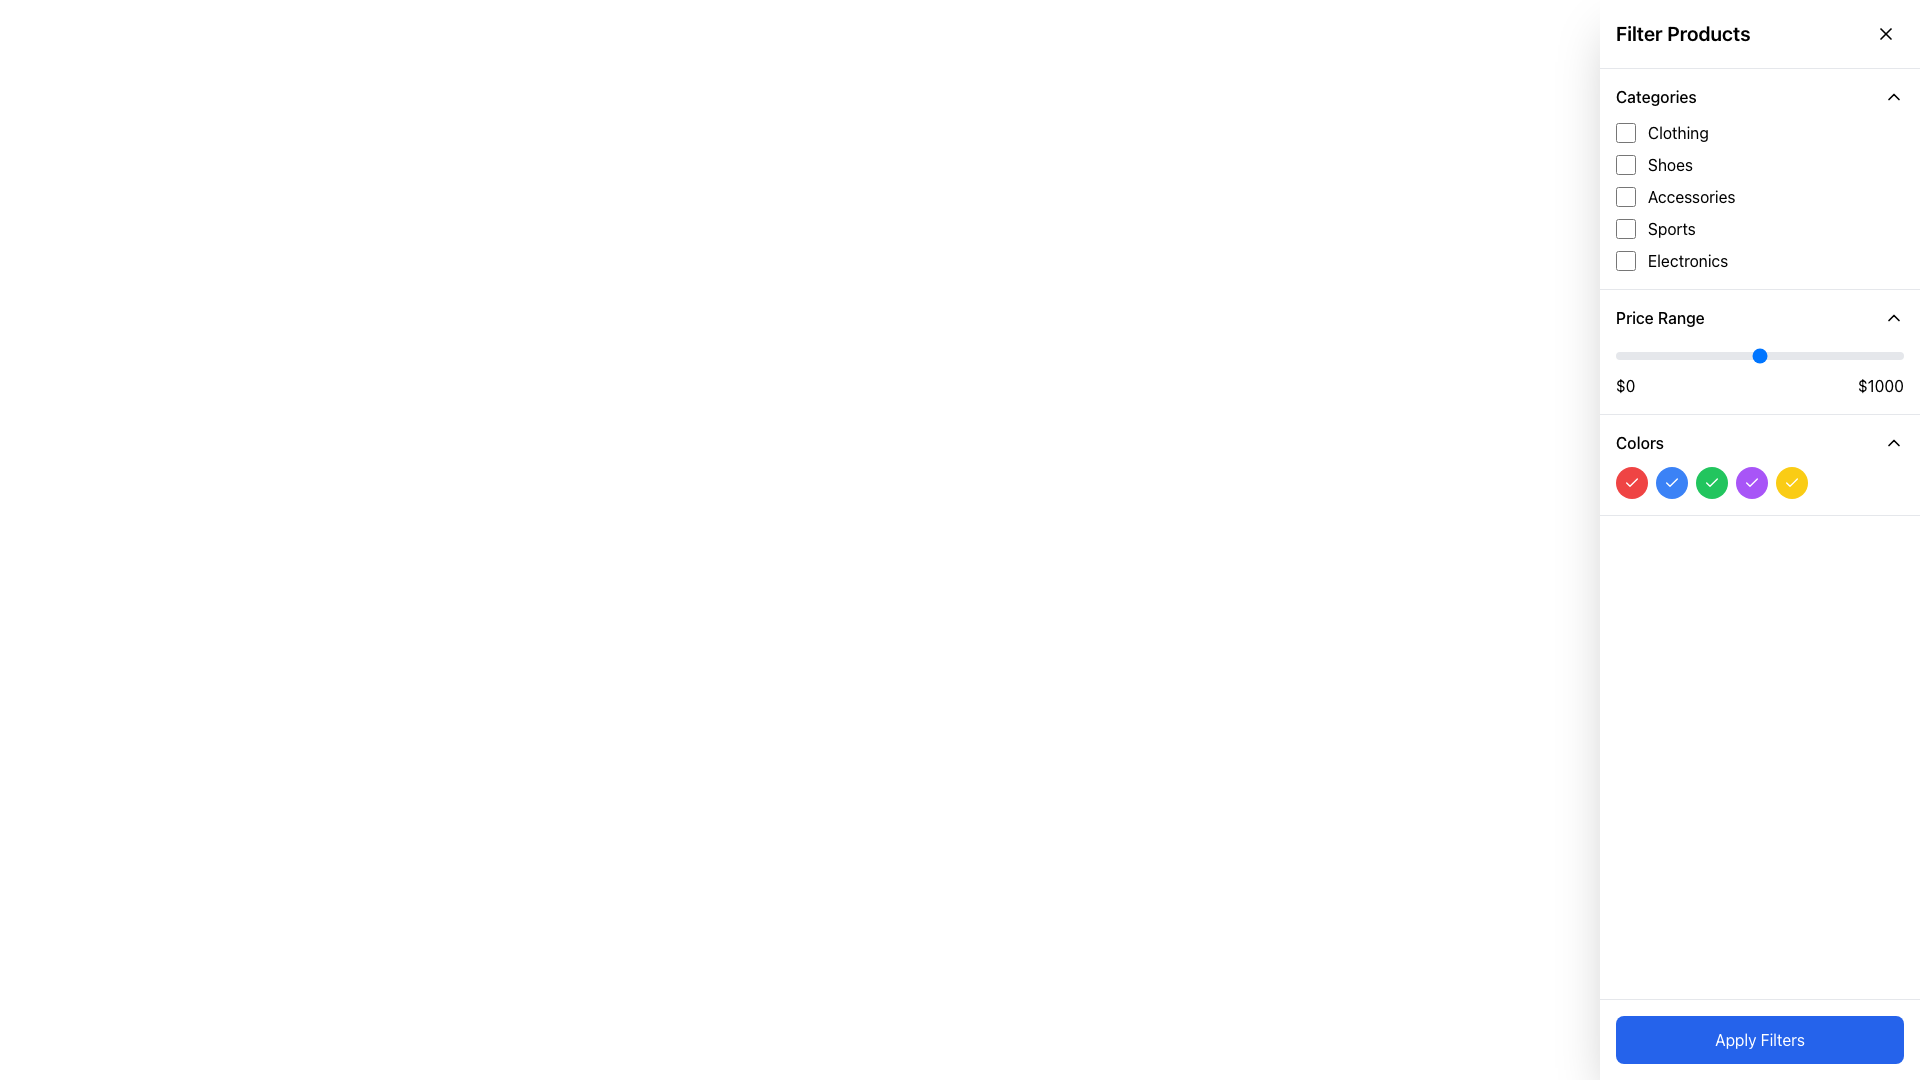 Image resolution: width=1920 pixels, height=1080 pixels. Describe the element at coordinates (1682, 34) in the screenshot. I see `the text label 'Filter Products', which is styled in bold and extra large font at the top-left corner of the collapsible filter panel` at that location.